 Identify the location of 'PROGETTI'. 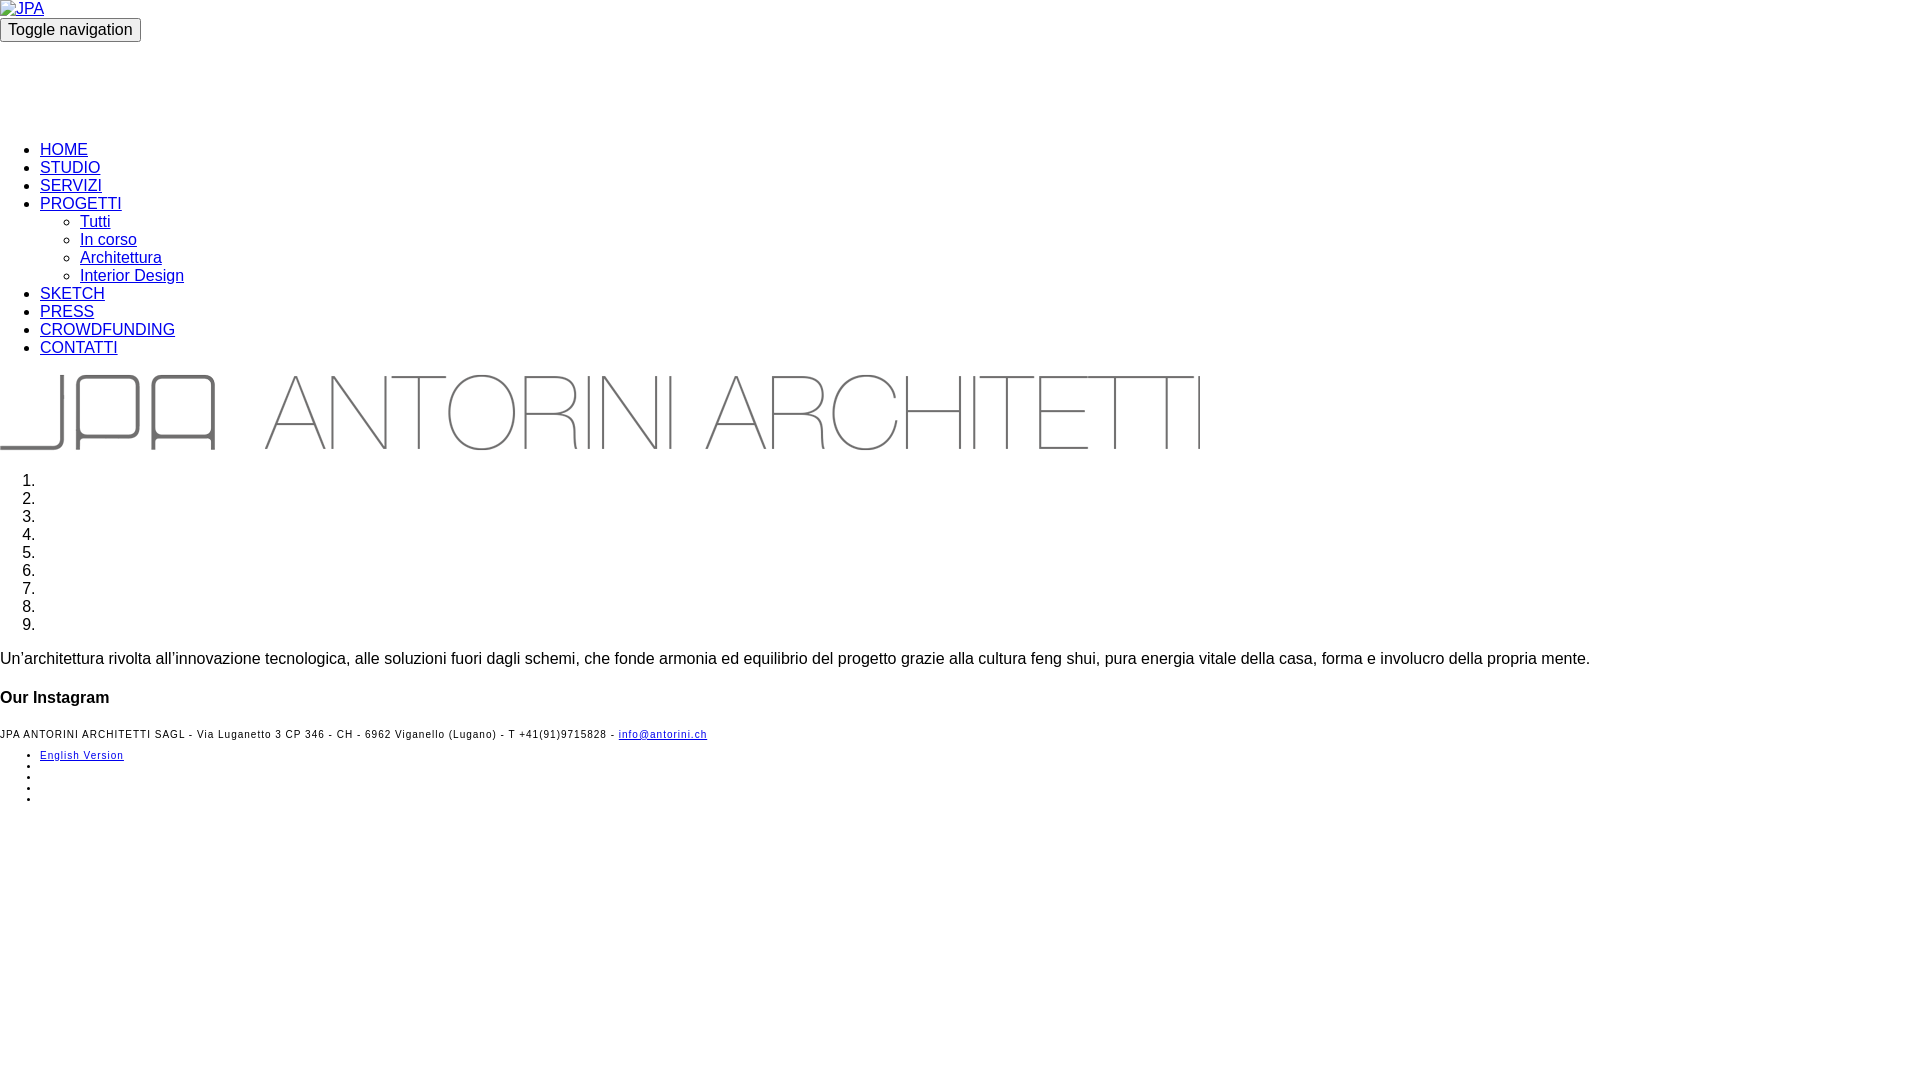
(80, 203).